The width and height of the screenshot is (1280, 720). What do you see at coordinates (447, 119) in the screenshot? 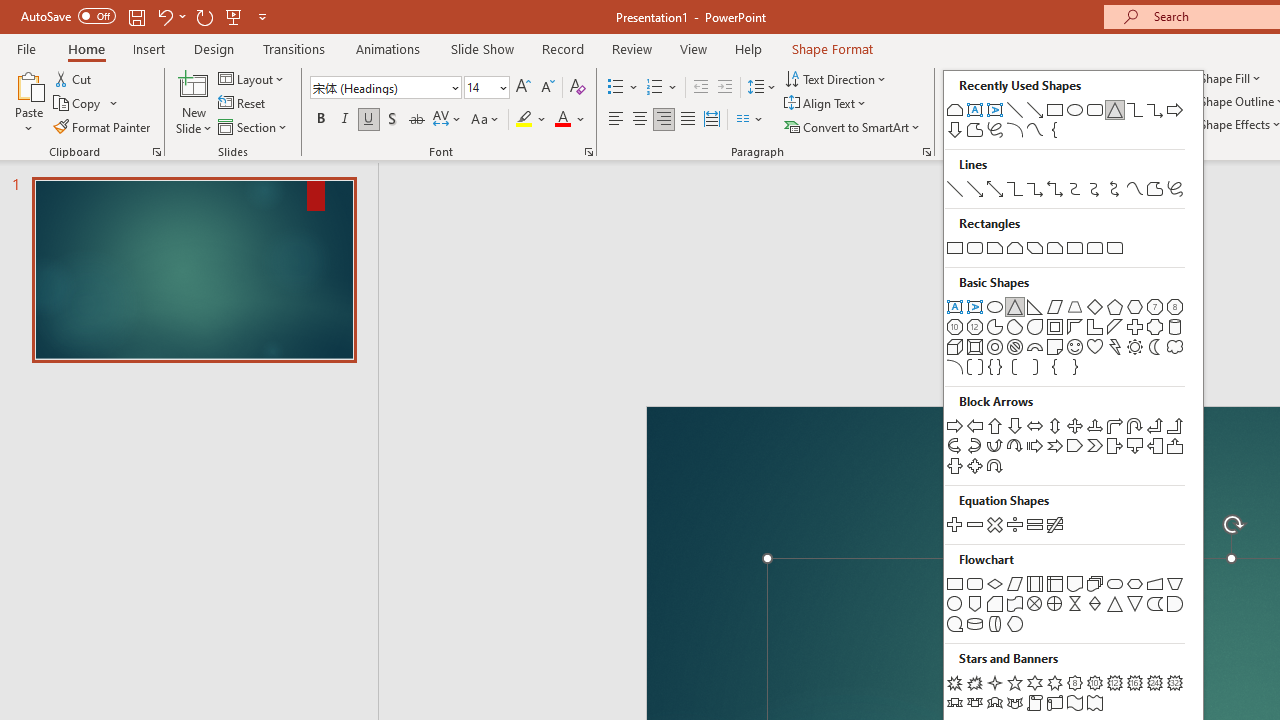
I see `'Character Spacing'` at bounding box center [447, 119].